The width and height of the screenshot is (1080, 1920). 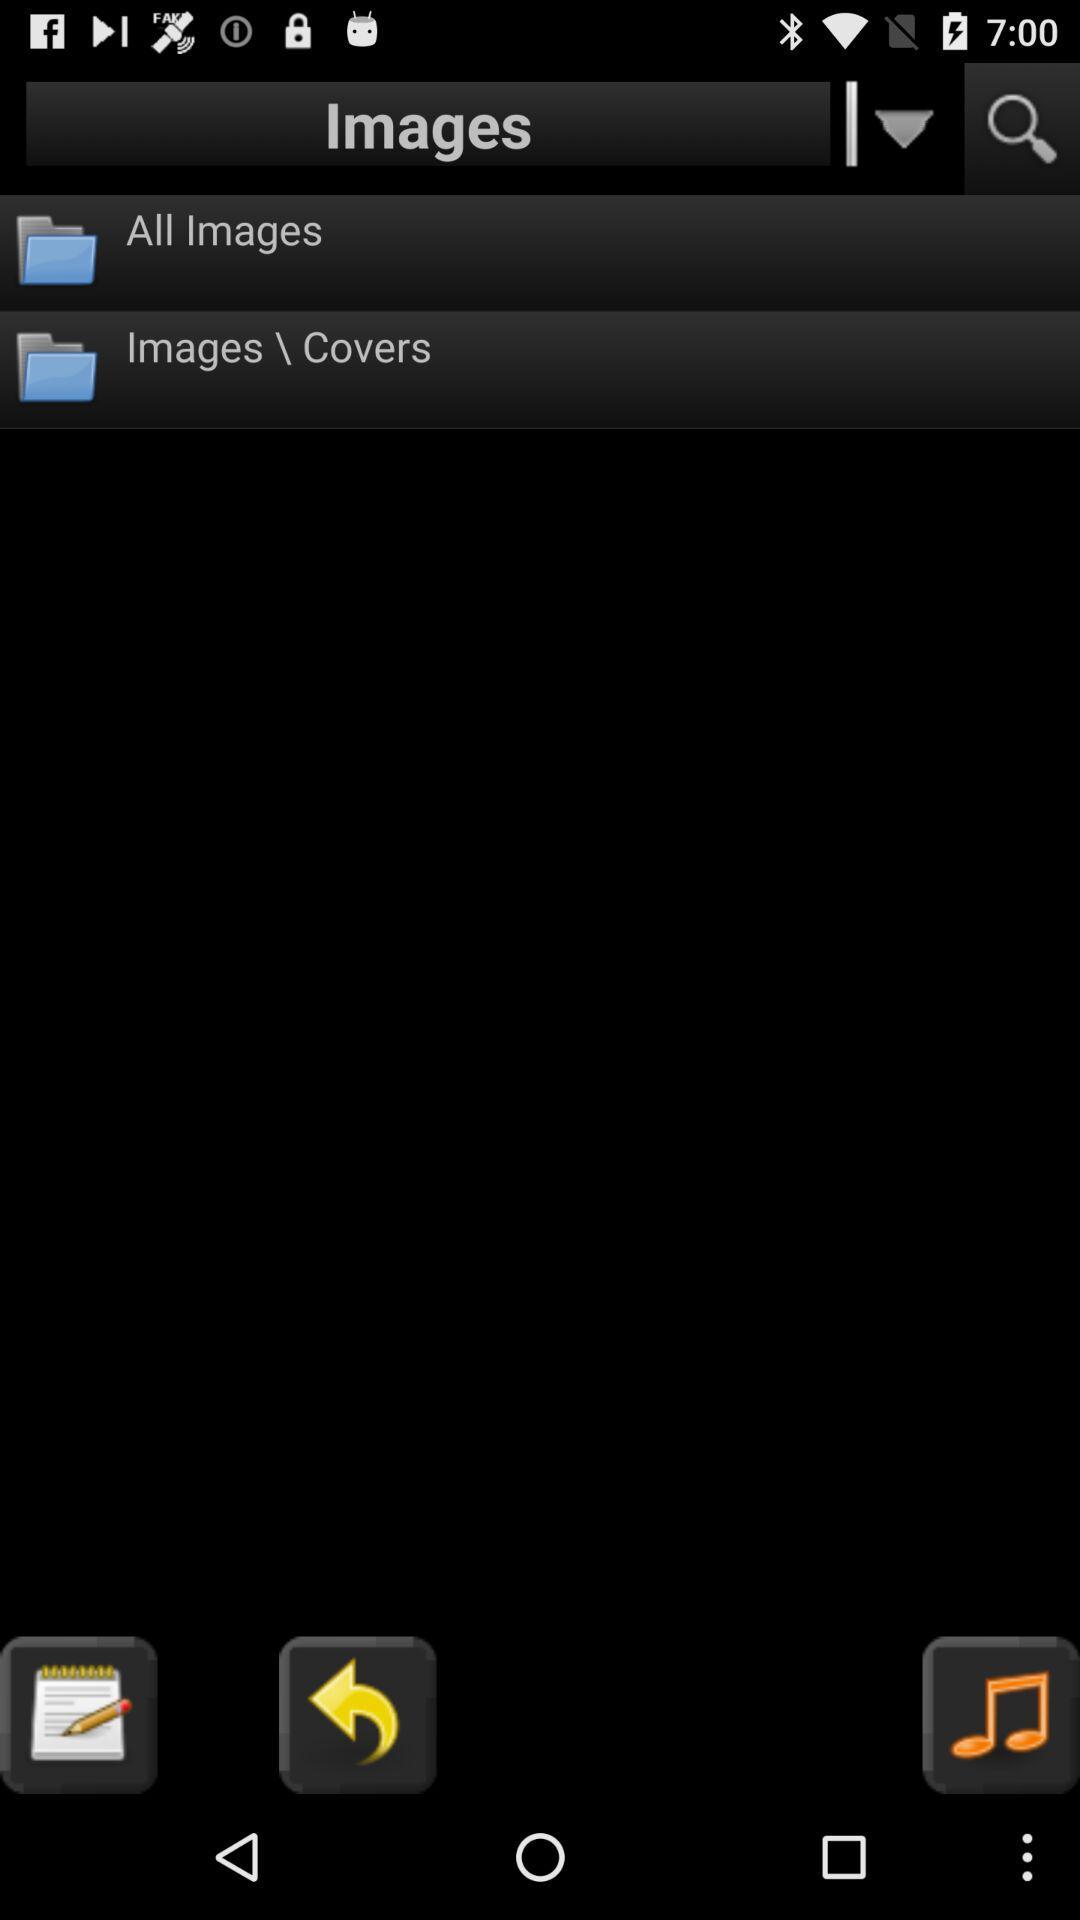 I want to click on the reply icon, so click(x=356, y=1835).